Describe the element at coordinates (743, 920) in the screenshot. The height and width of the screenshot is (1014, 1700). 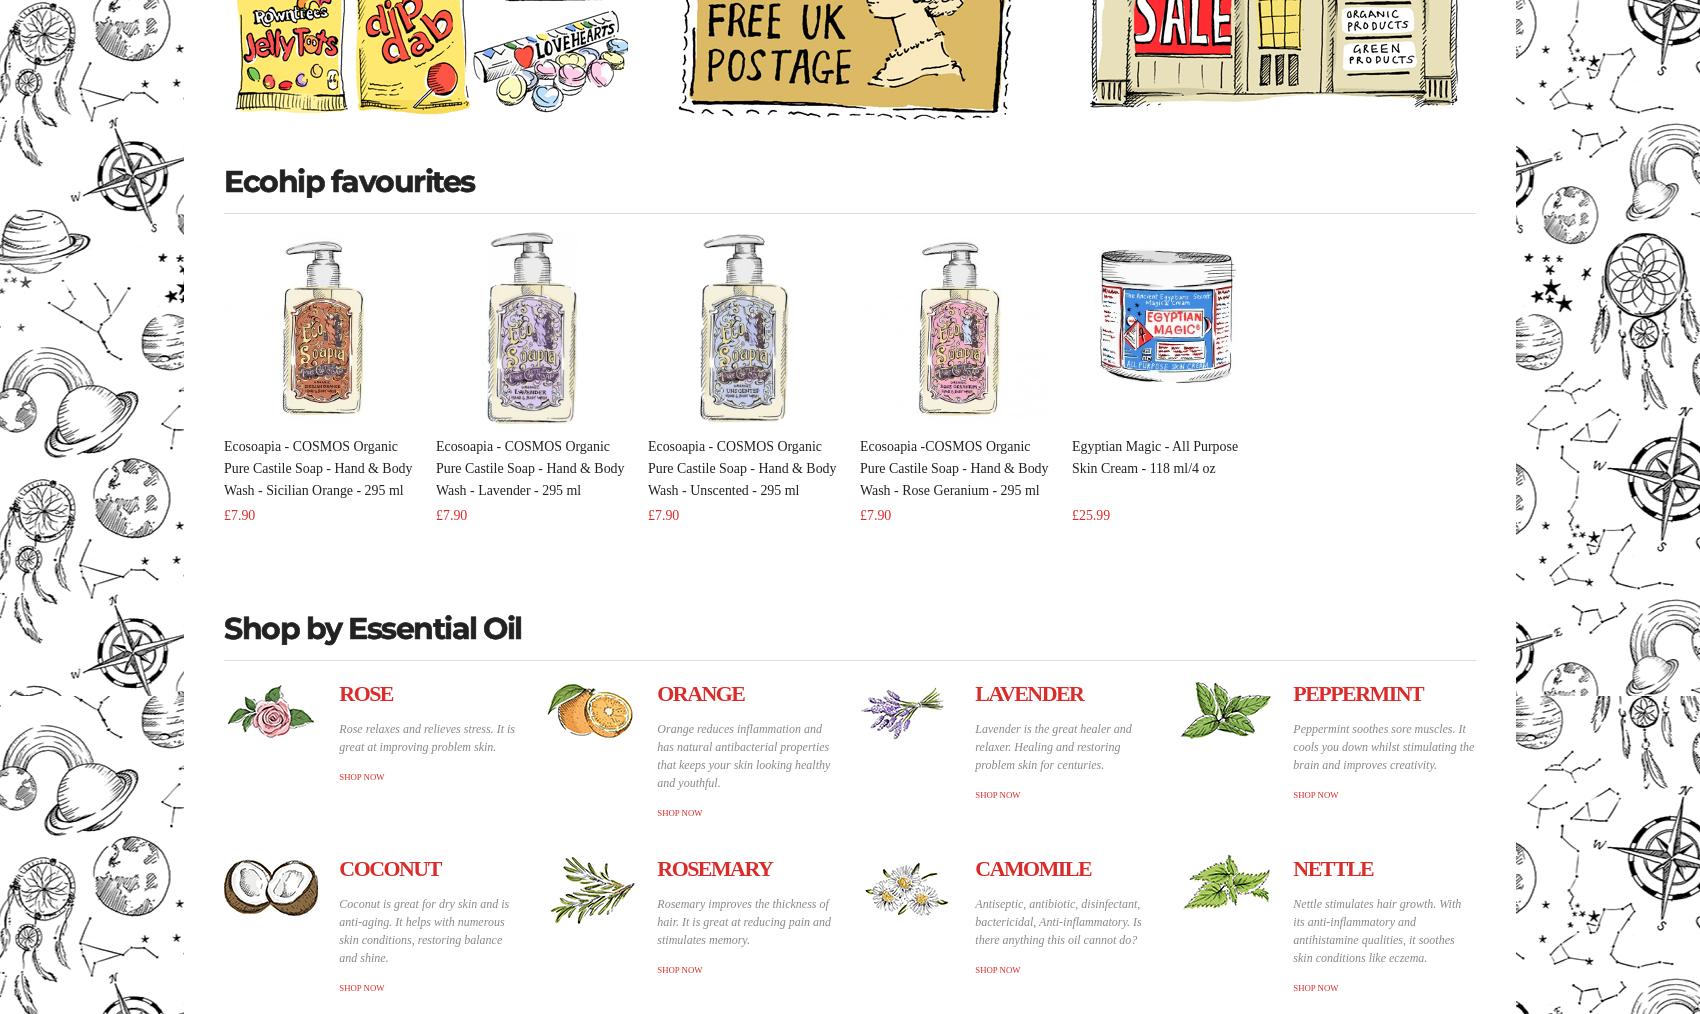
I see `'Rosemary improves the thickness of hair. It is great at reducing pain and stimulates memory.'` at that location.